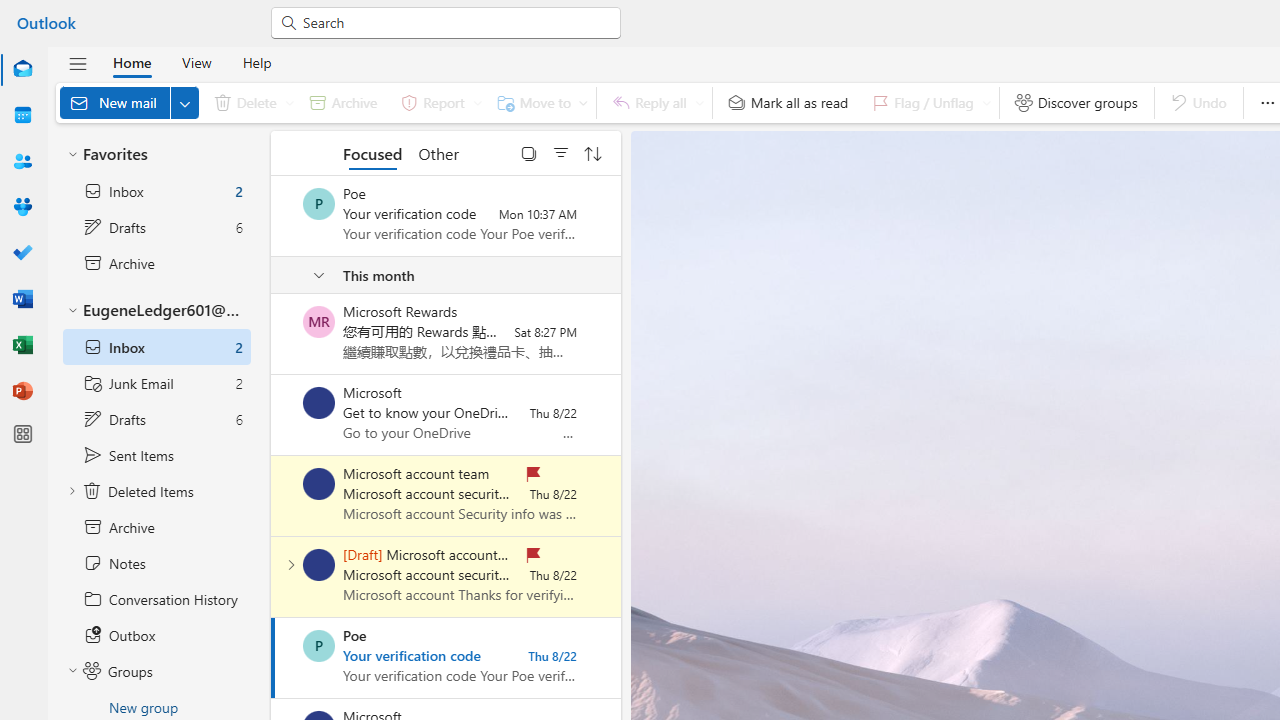  I want to click on 'Word', so click(23, 298).